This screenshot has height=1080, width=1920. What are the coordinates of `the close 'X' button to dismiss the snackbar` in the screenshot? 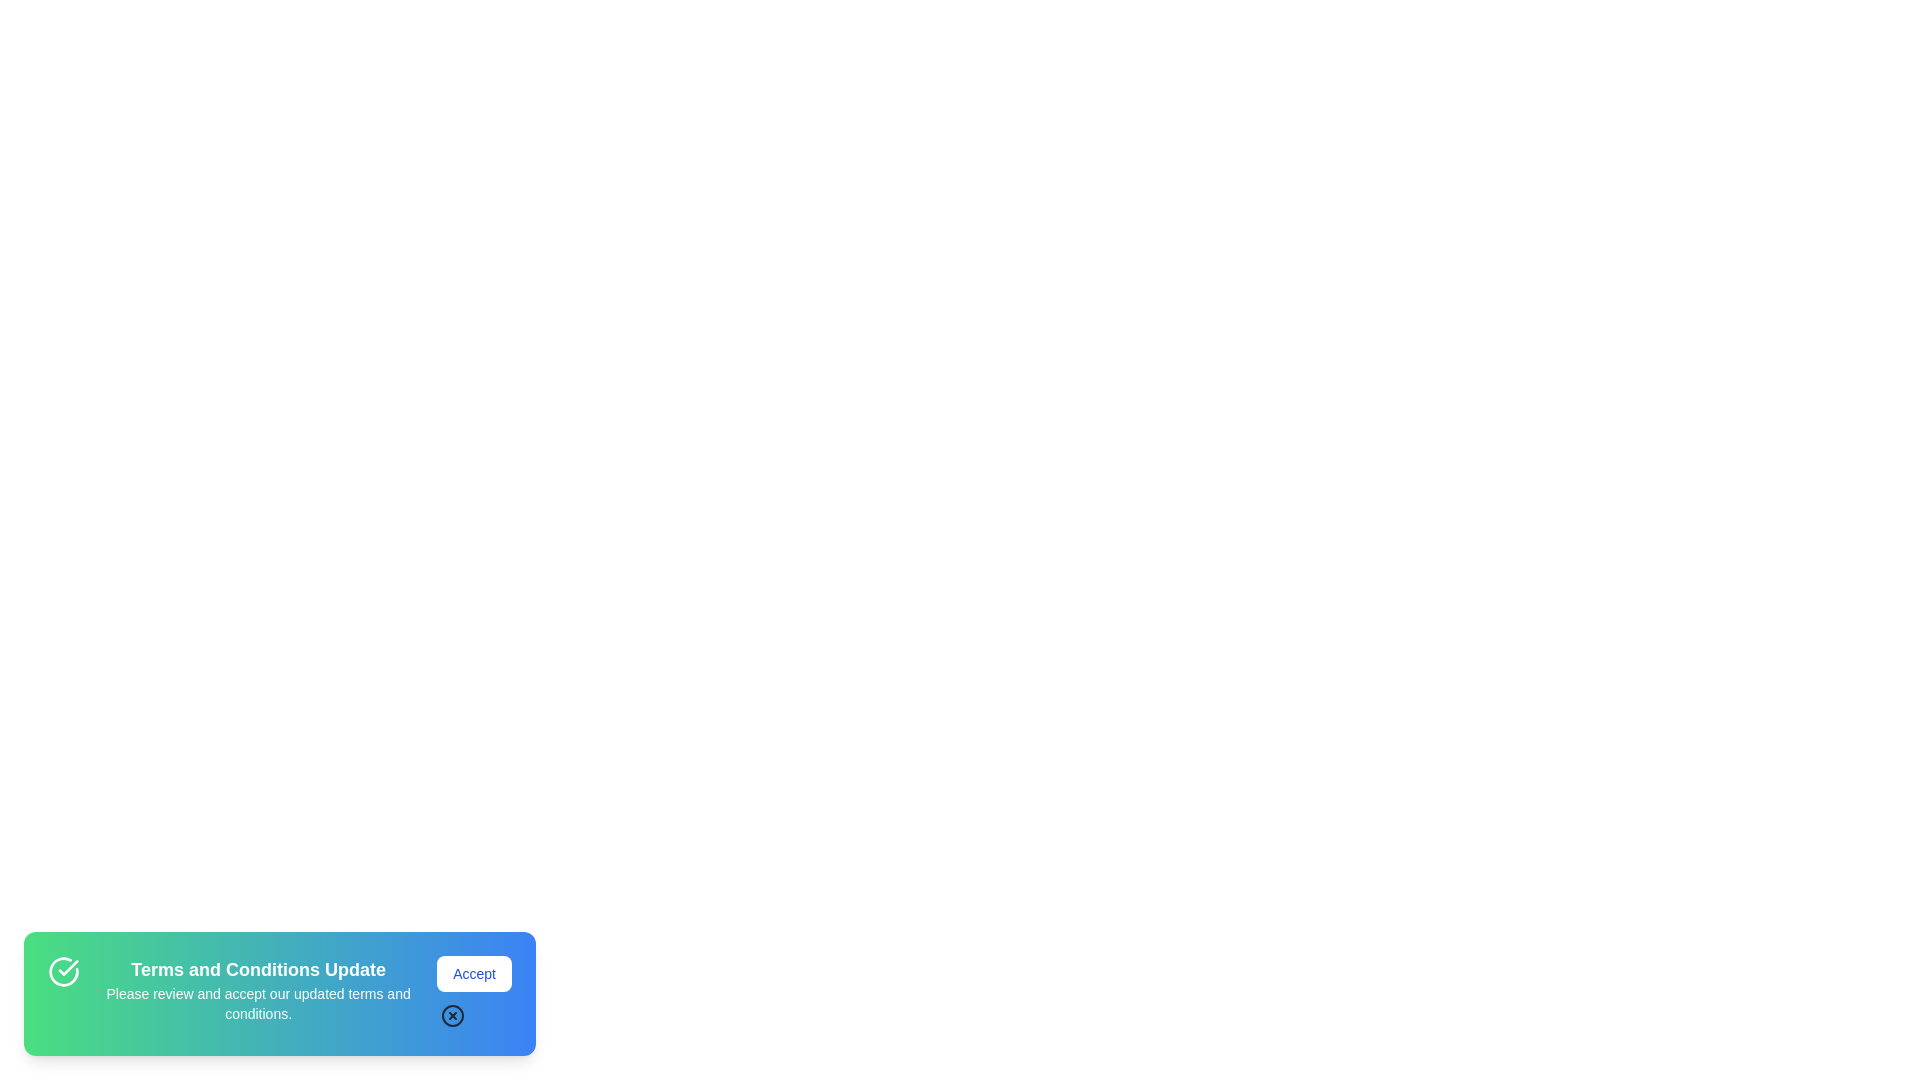 It's located at (473, 1015).